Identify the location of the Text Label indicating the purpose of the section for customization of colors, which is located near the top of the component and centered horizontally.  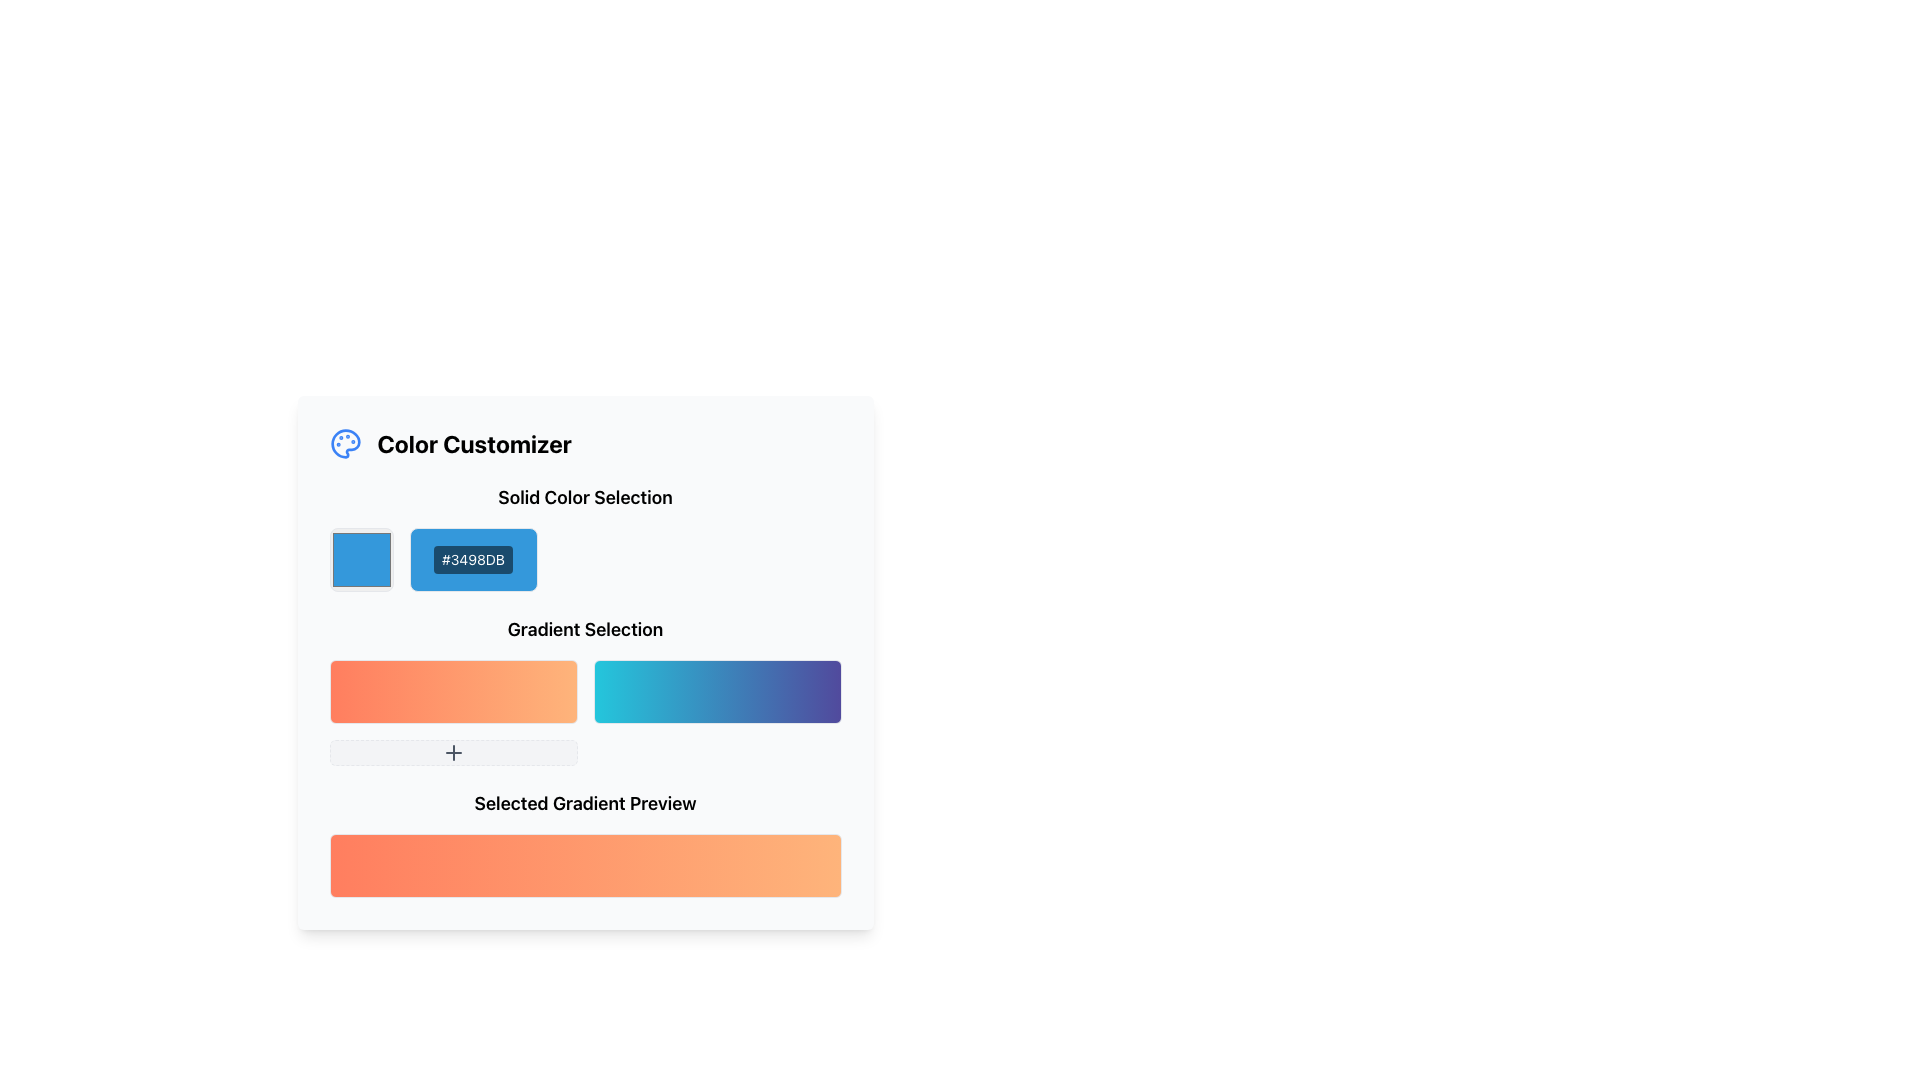
(473, 442).